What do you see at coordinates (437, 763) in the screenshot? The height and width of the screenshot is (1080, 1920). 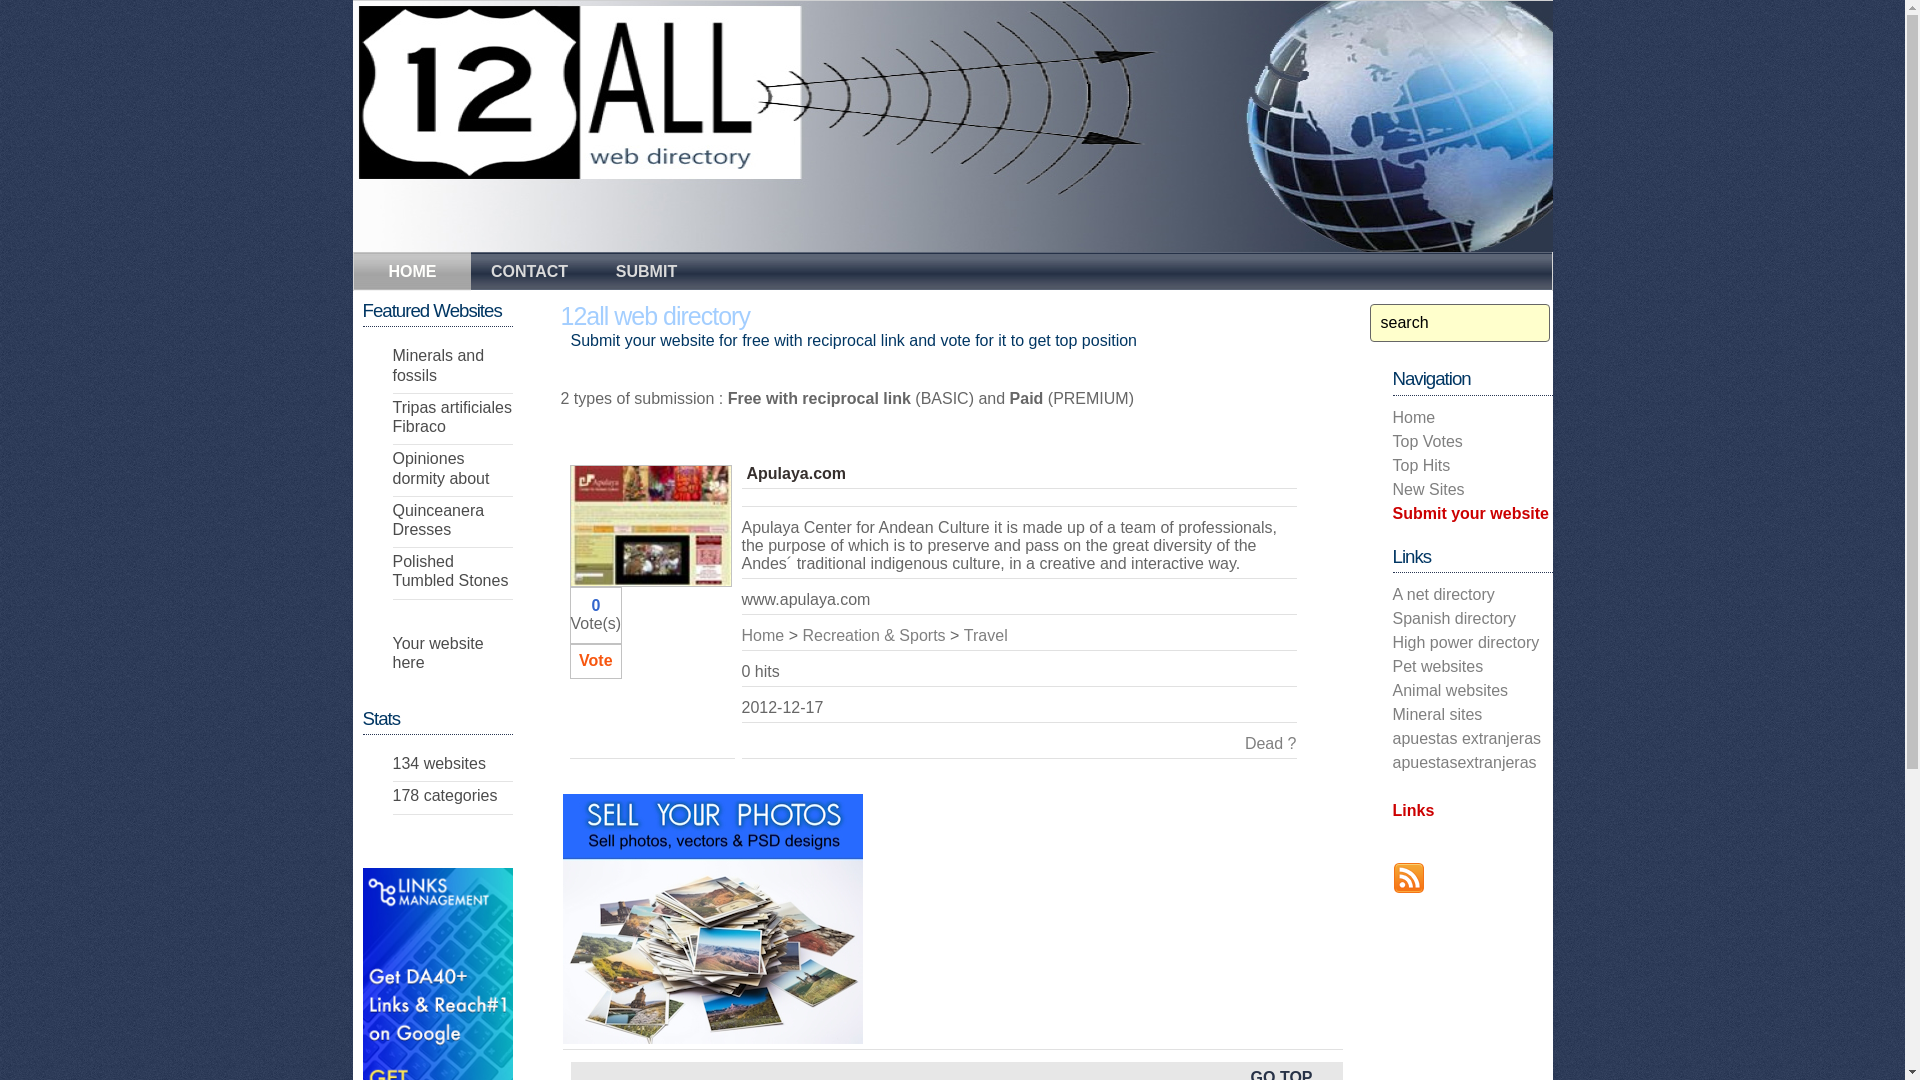 I see `'134 websites'` at bounding box center [437, 763].